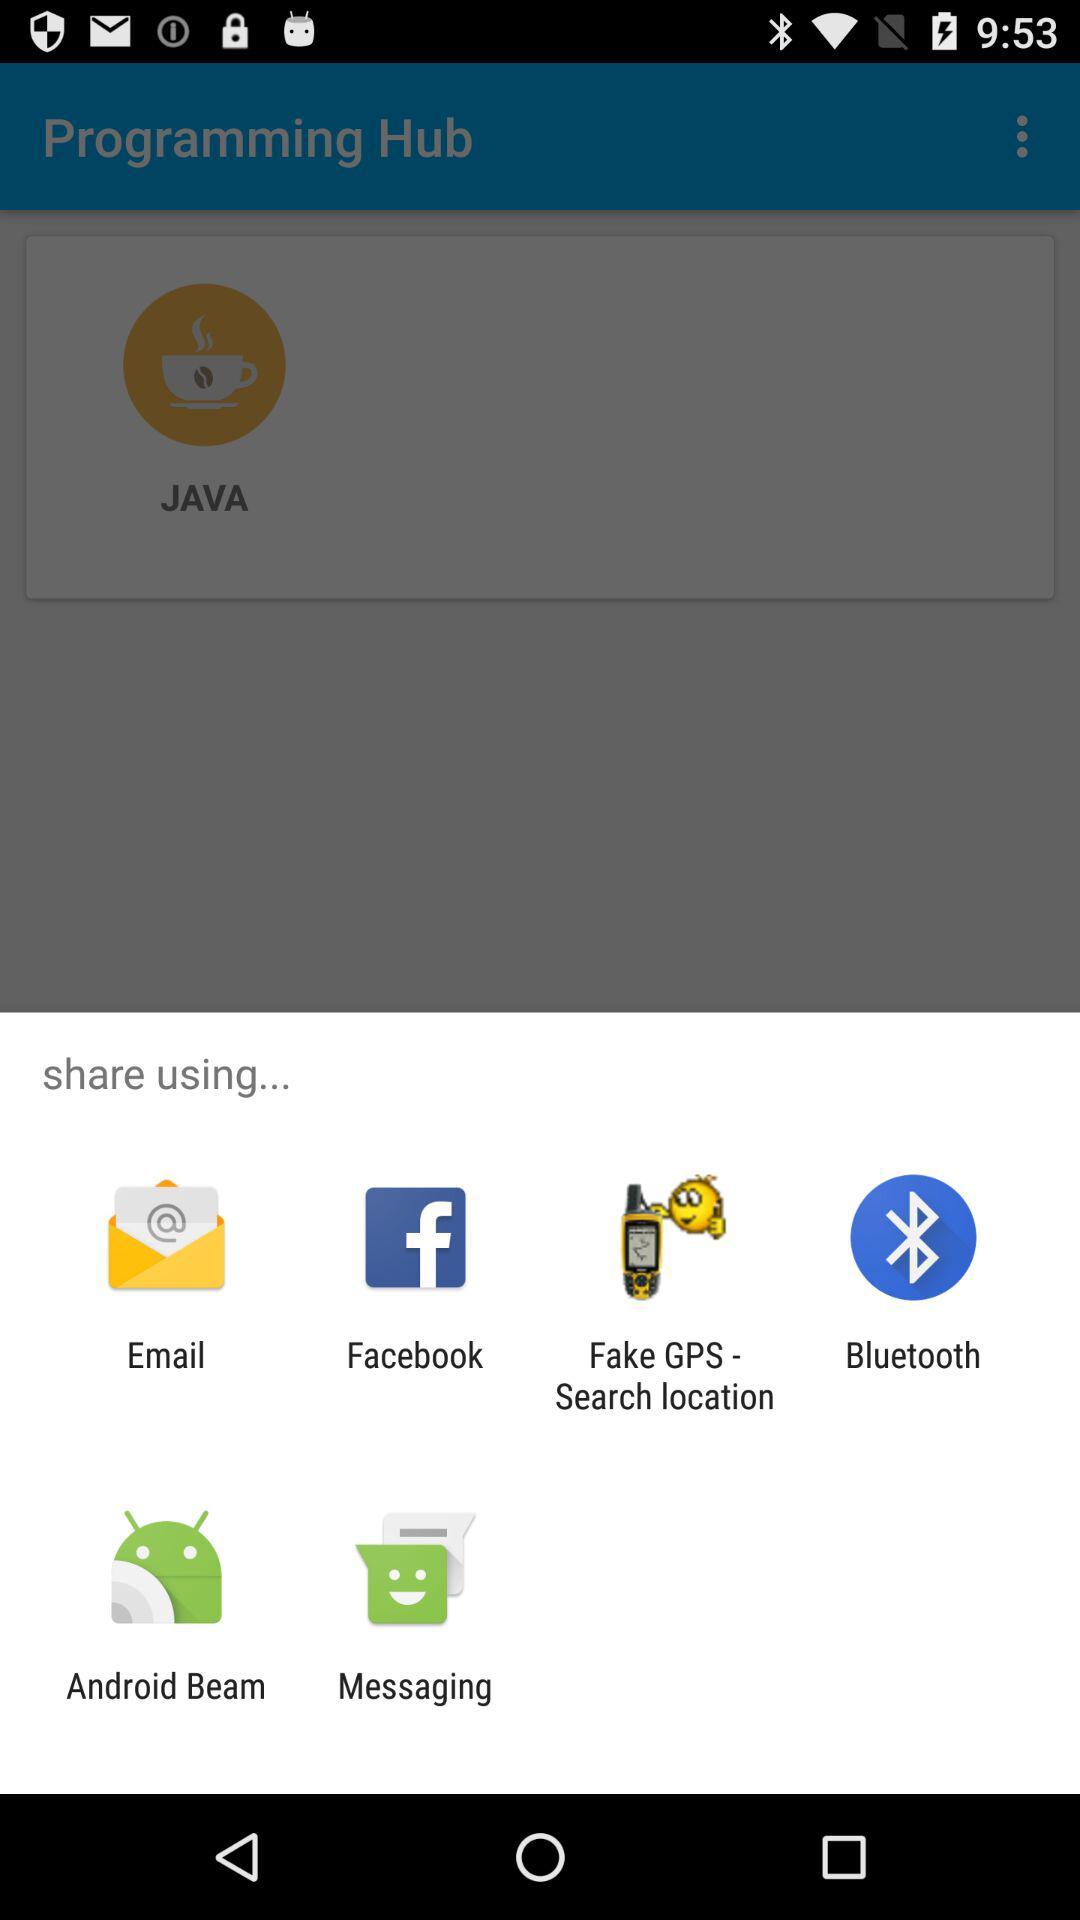 The width and height of the screenshot is (1080, 1920). I want to click on the icon next to the bluetooth app, so click(664, 1374).